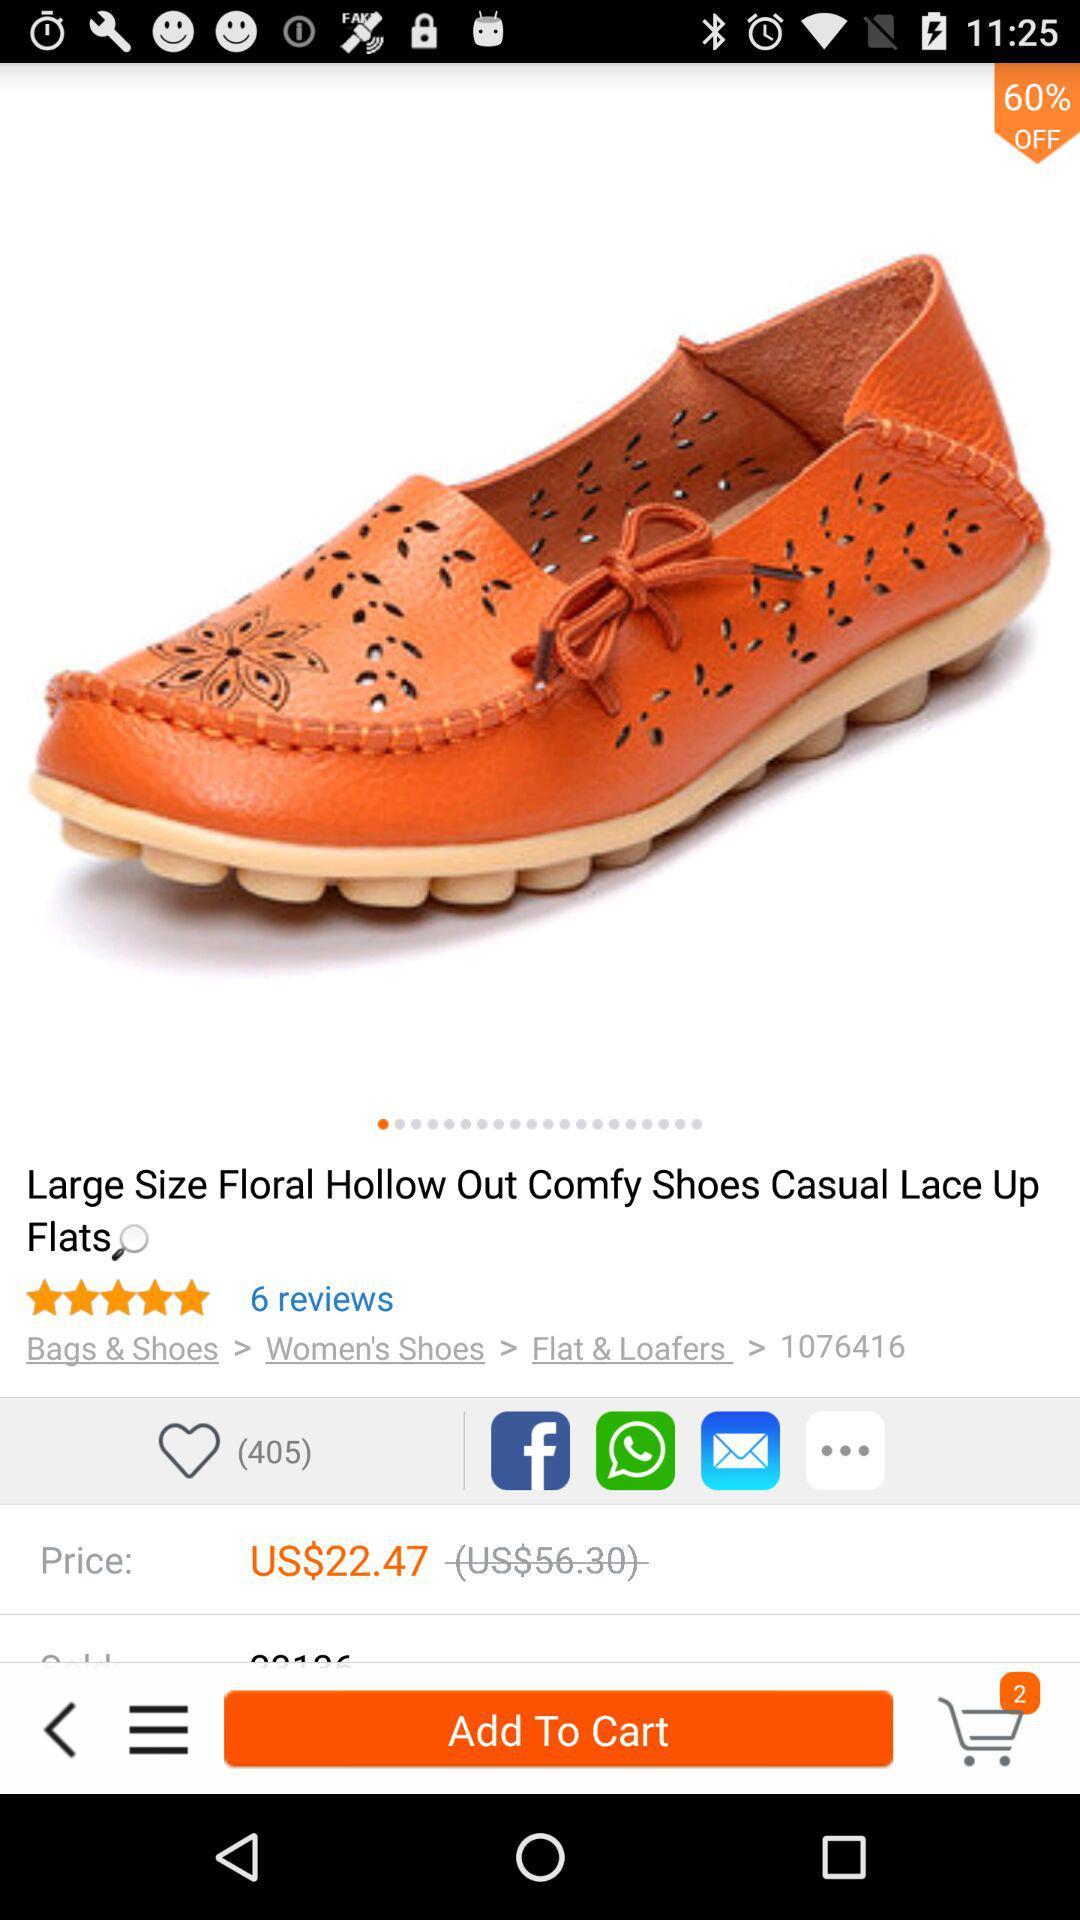 This screenshot has height=1920, width=1080. What do you see at coordinates (415, 1124) in the screenshot?
I see `item above loading... icon` at bounding box center [415, 1124].